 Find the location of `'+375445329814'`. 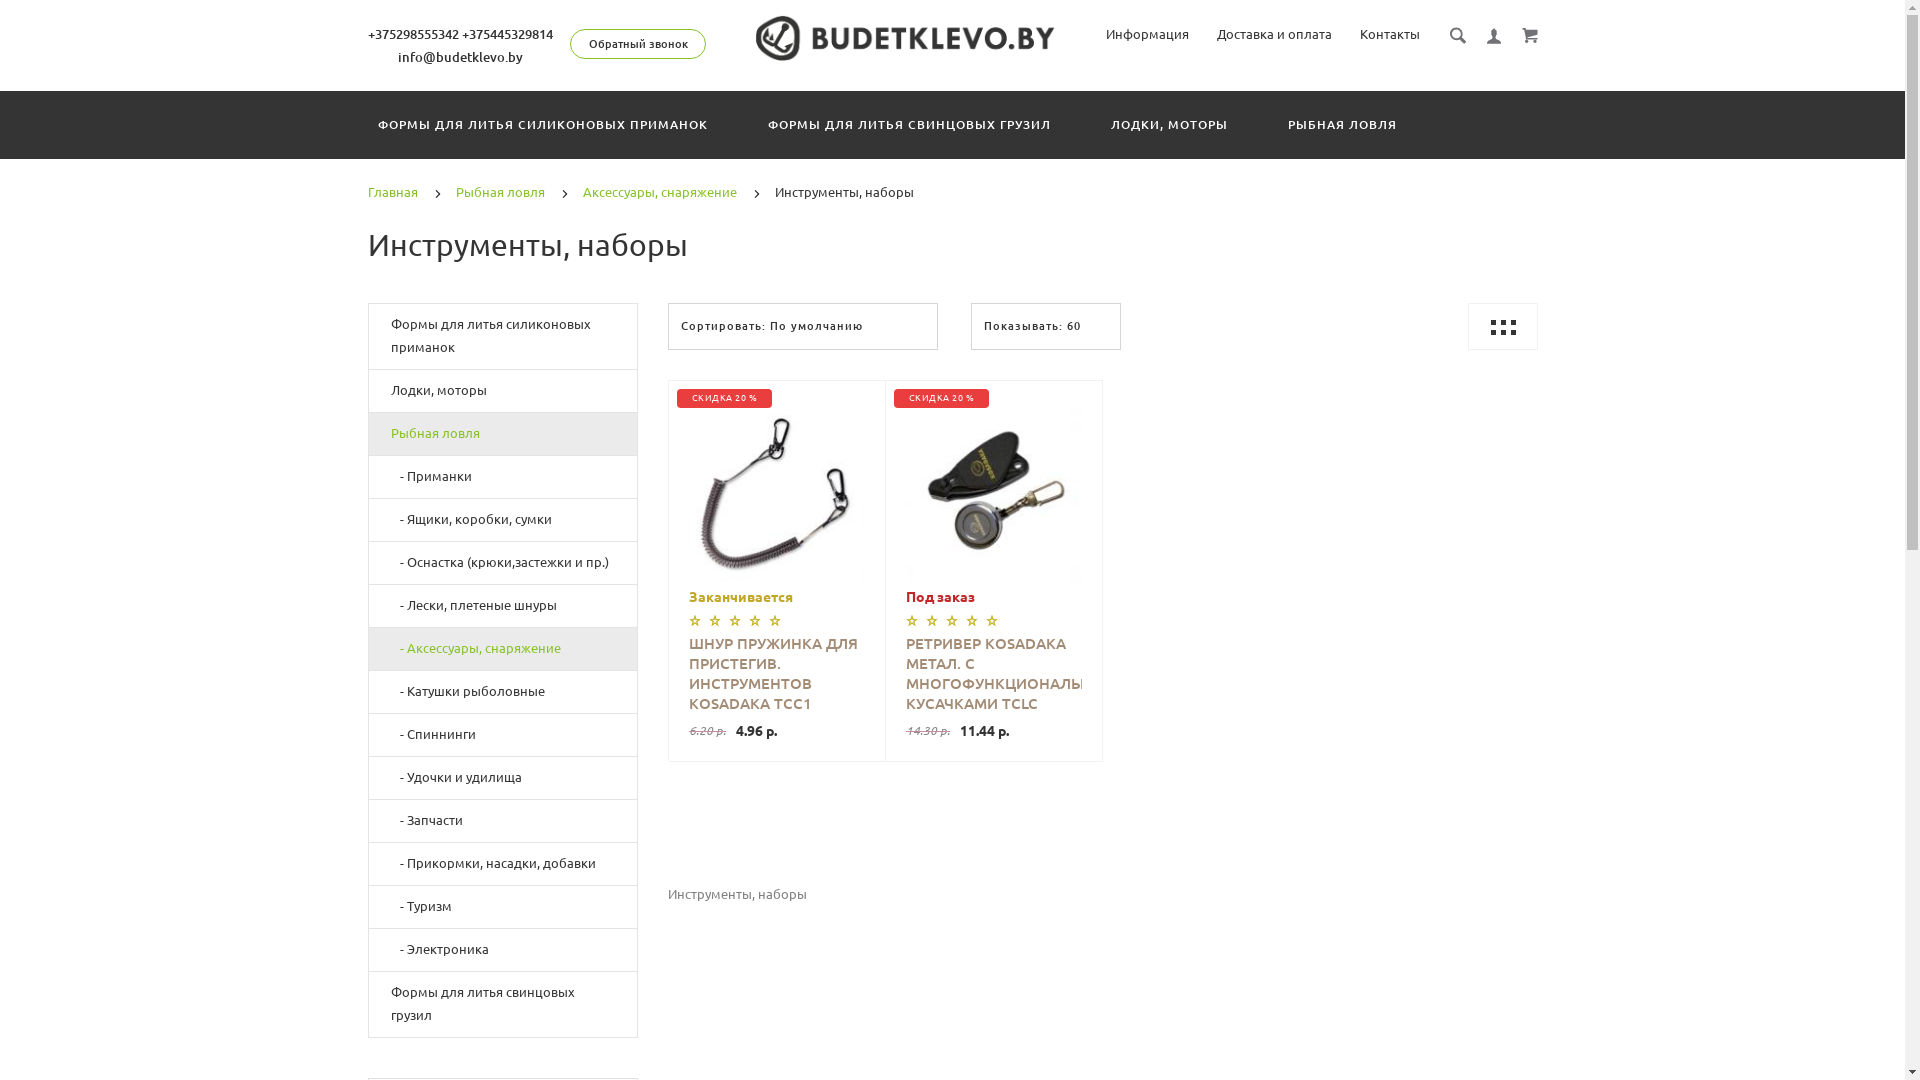

'+375445329814' is located at coordinates (507, 34).